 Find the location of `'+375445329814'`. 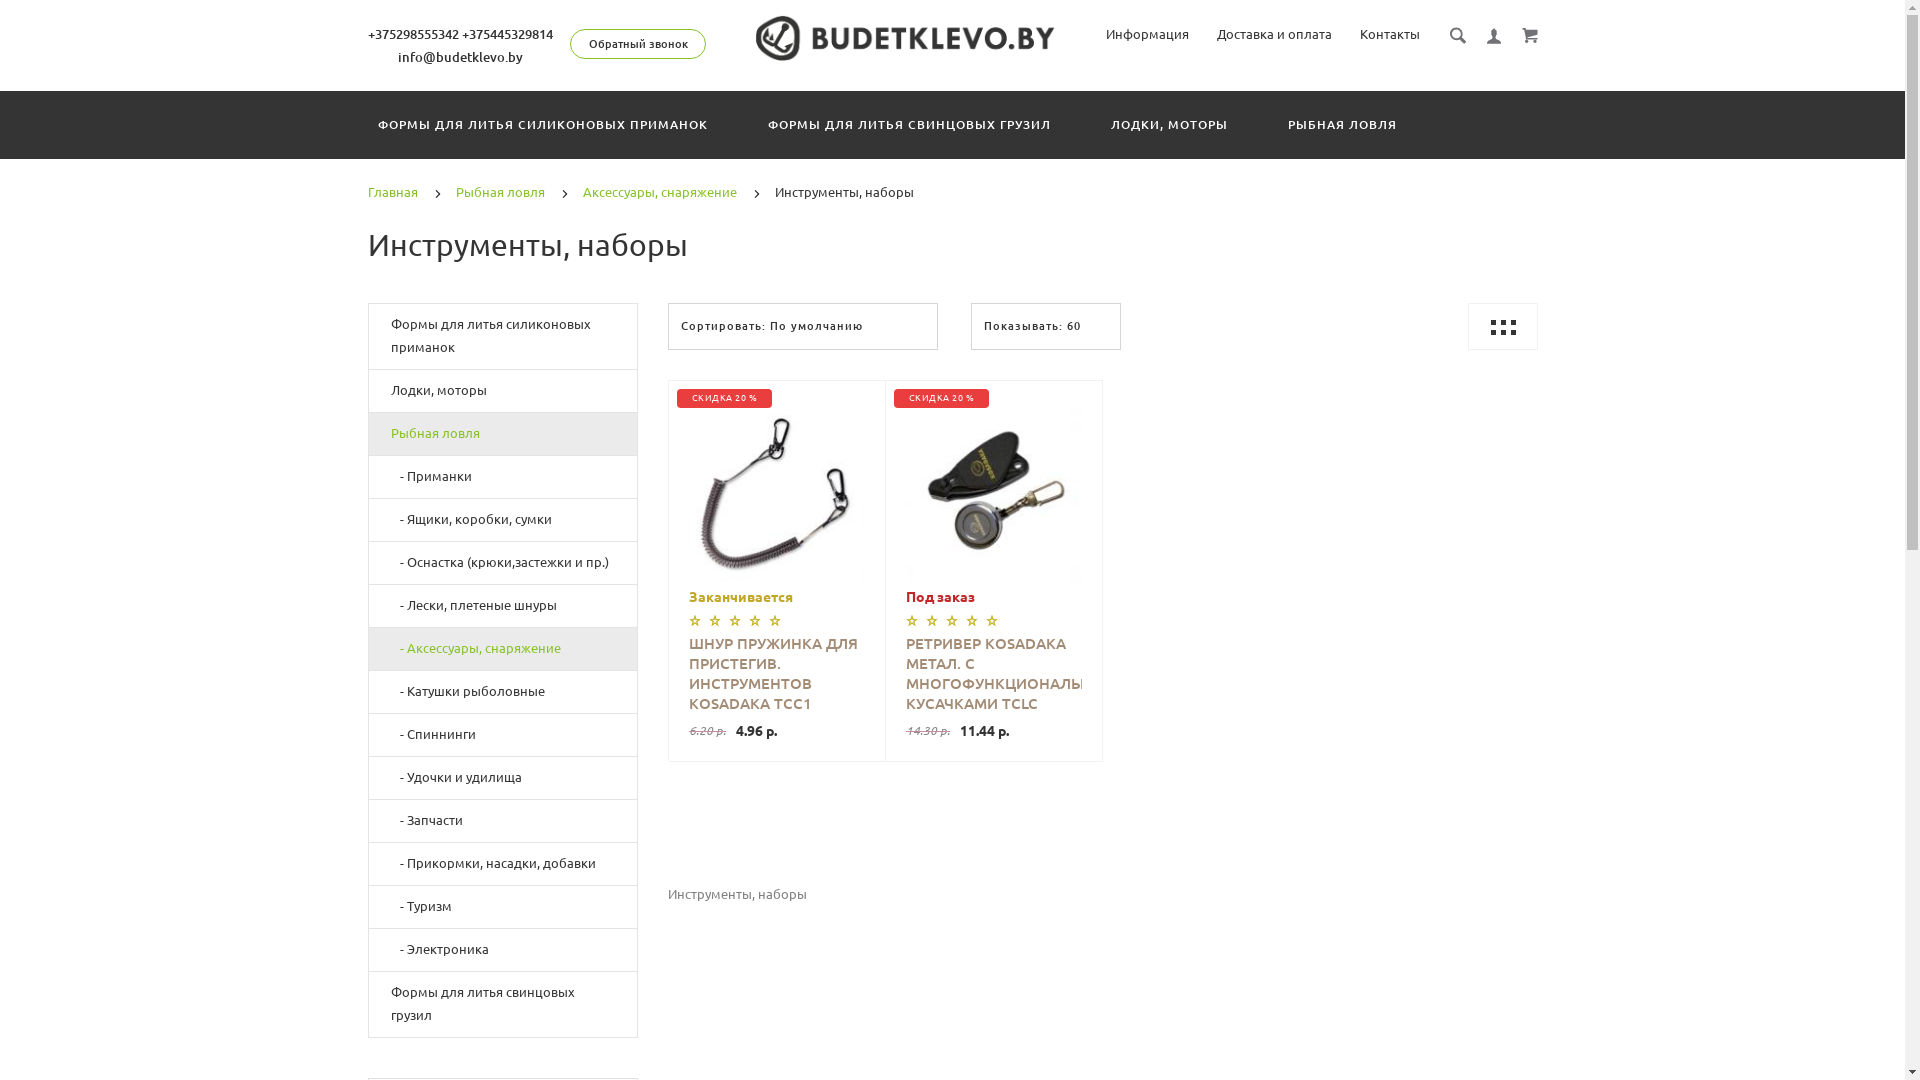

'+375445329814' is located at coordinates (507, 34).